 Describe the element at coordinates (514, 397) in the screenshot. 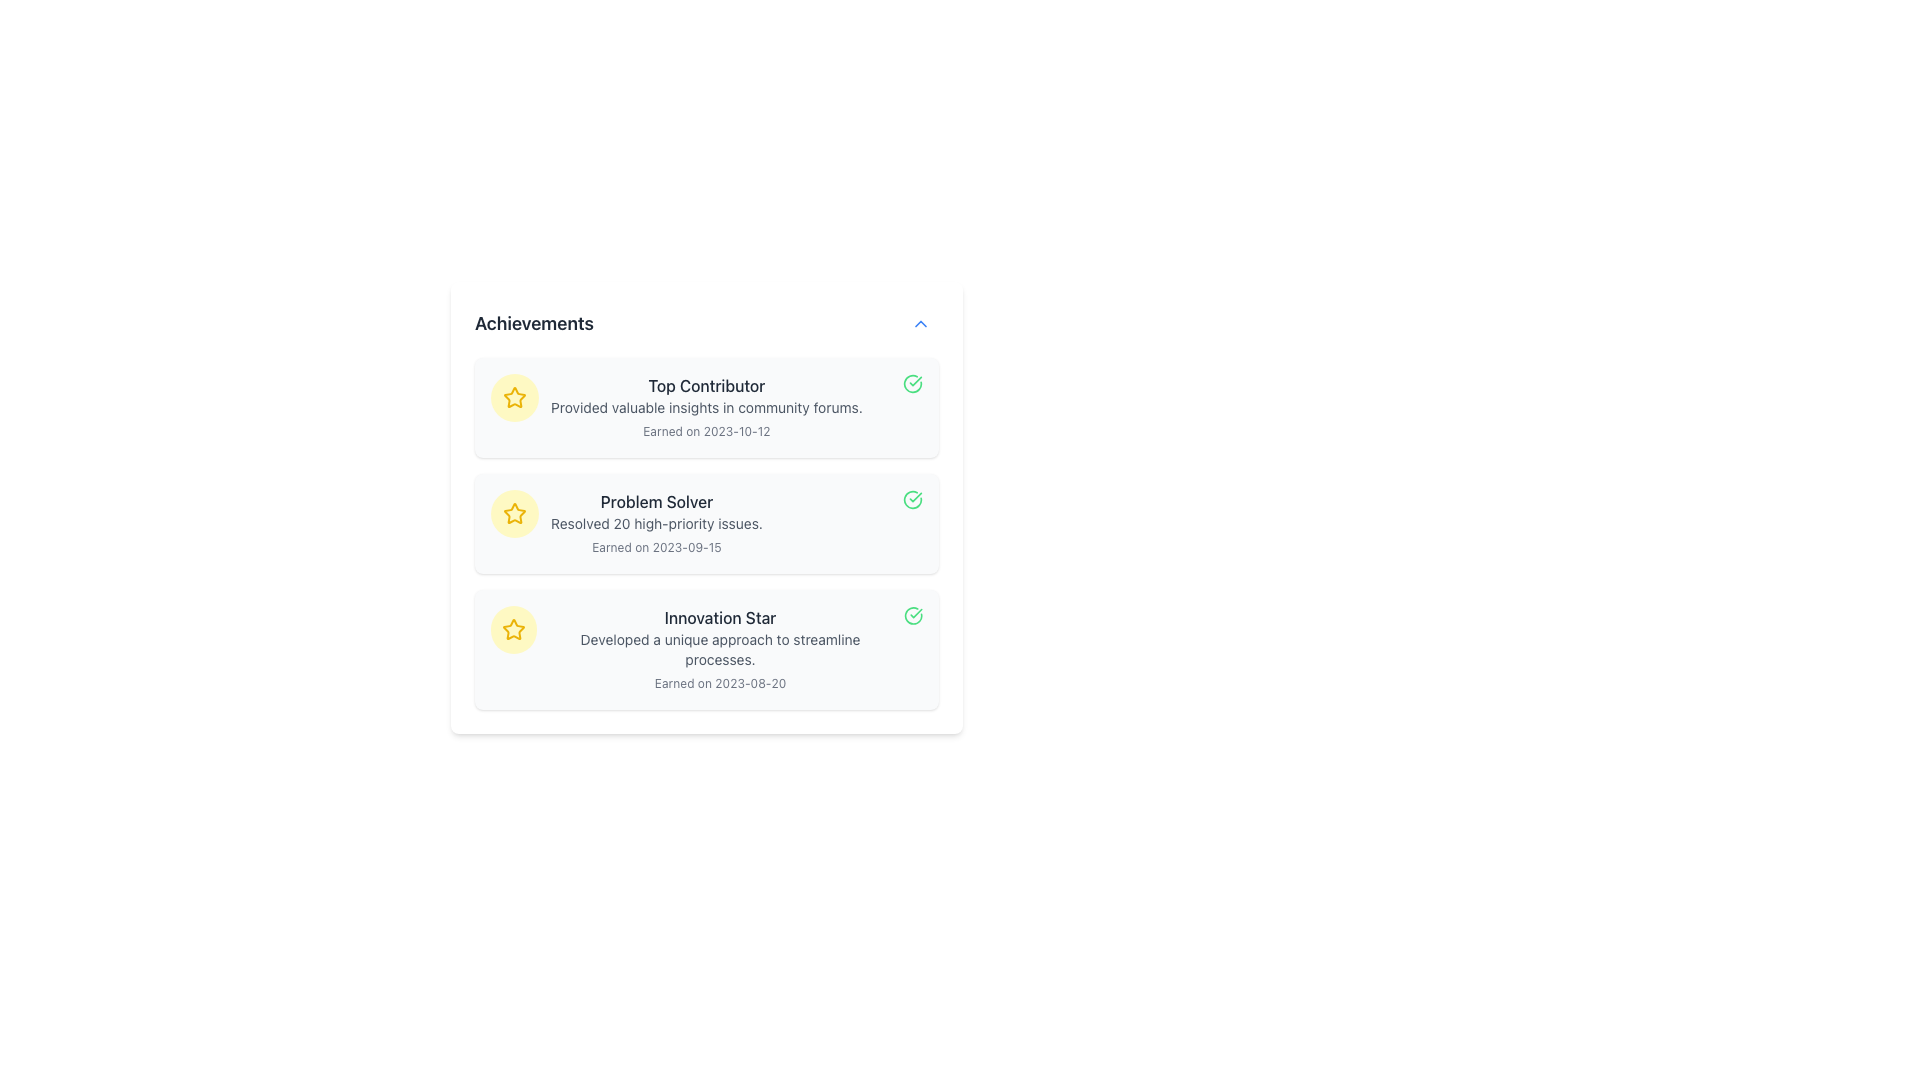

I see `the second star icon in the 'Achievements' section that indicates the 'Problem Solver' achievement` at that location.